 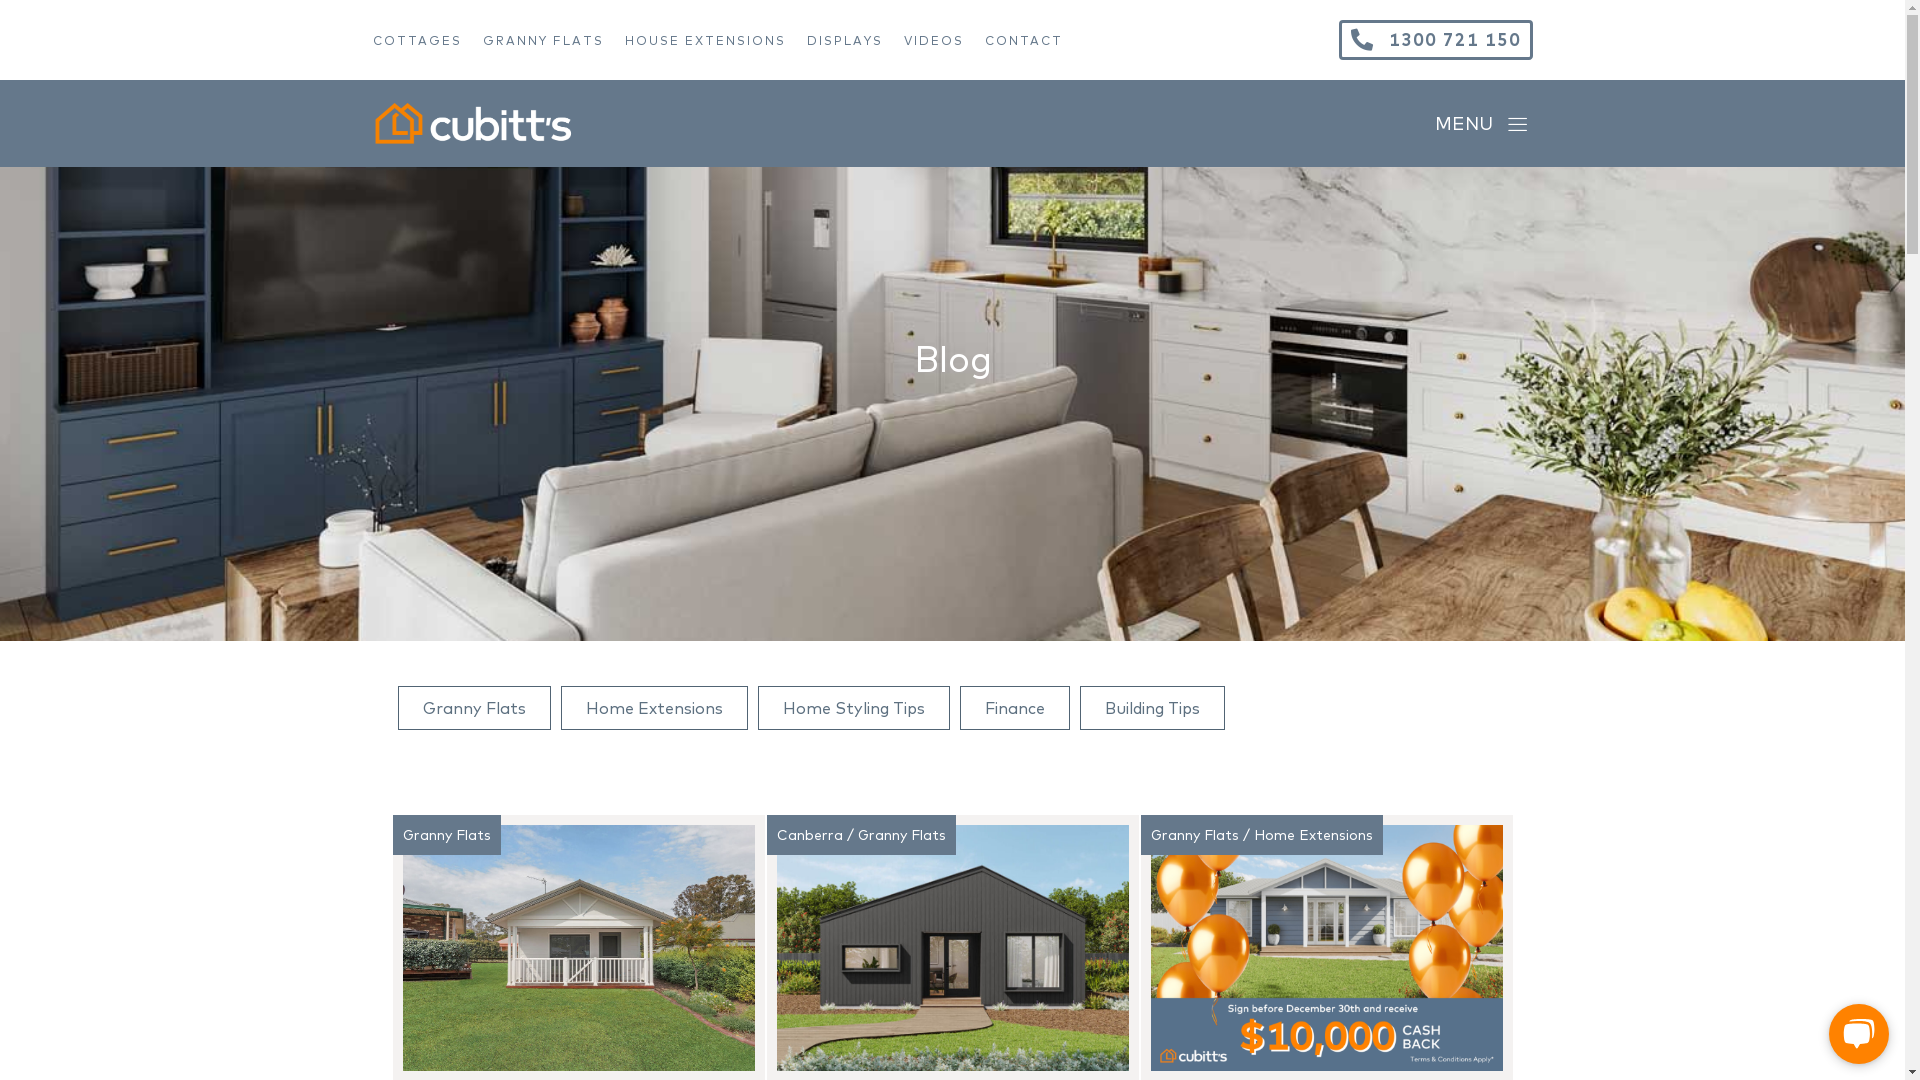 What do you see at coordinates (623, 40) in the screenshot?
I see `'HOUSE EXTENSIONS'` at bounding box center [623, 40].